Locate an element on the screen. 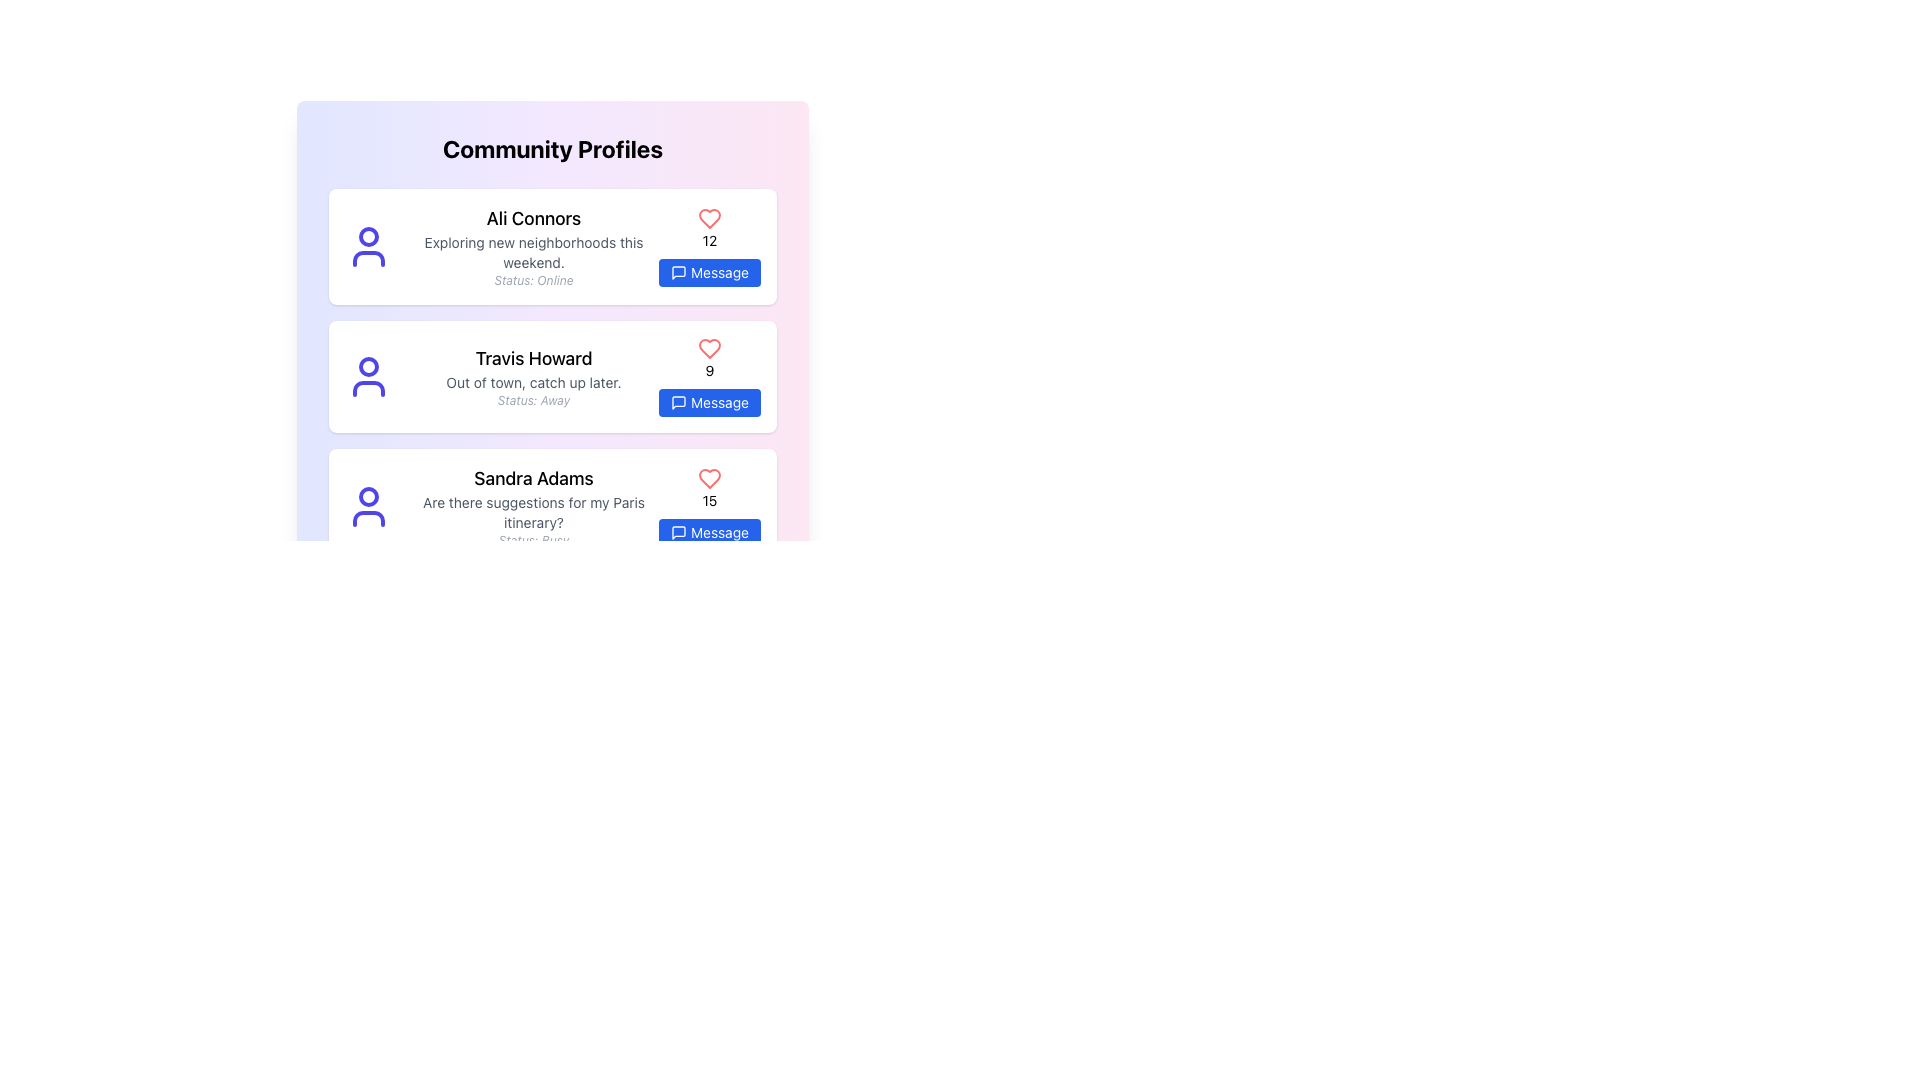 This screenshot has height=1080, width=1920. the graphic icon representing the user profile for 'Sandra Adams' in the 'Community Profiles' section, located on the left side of the third card is located at coordinates (369, 505).